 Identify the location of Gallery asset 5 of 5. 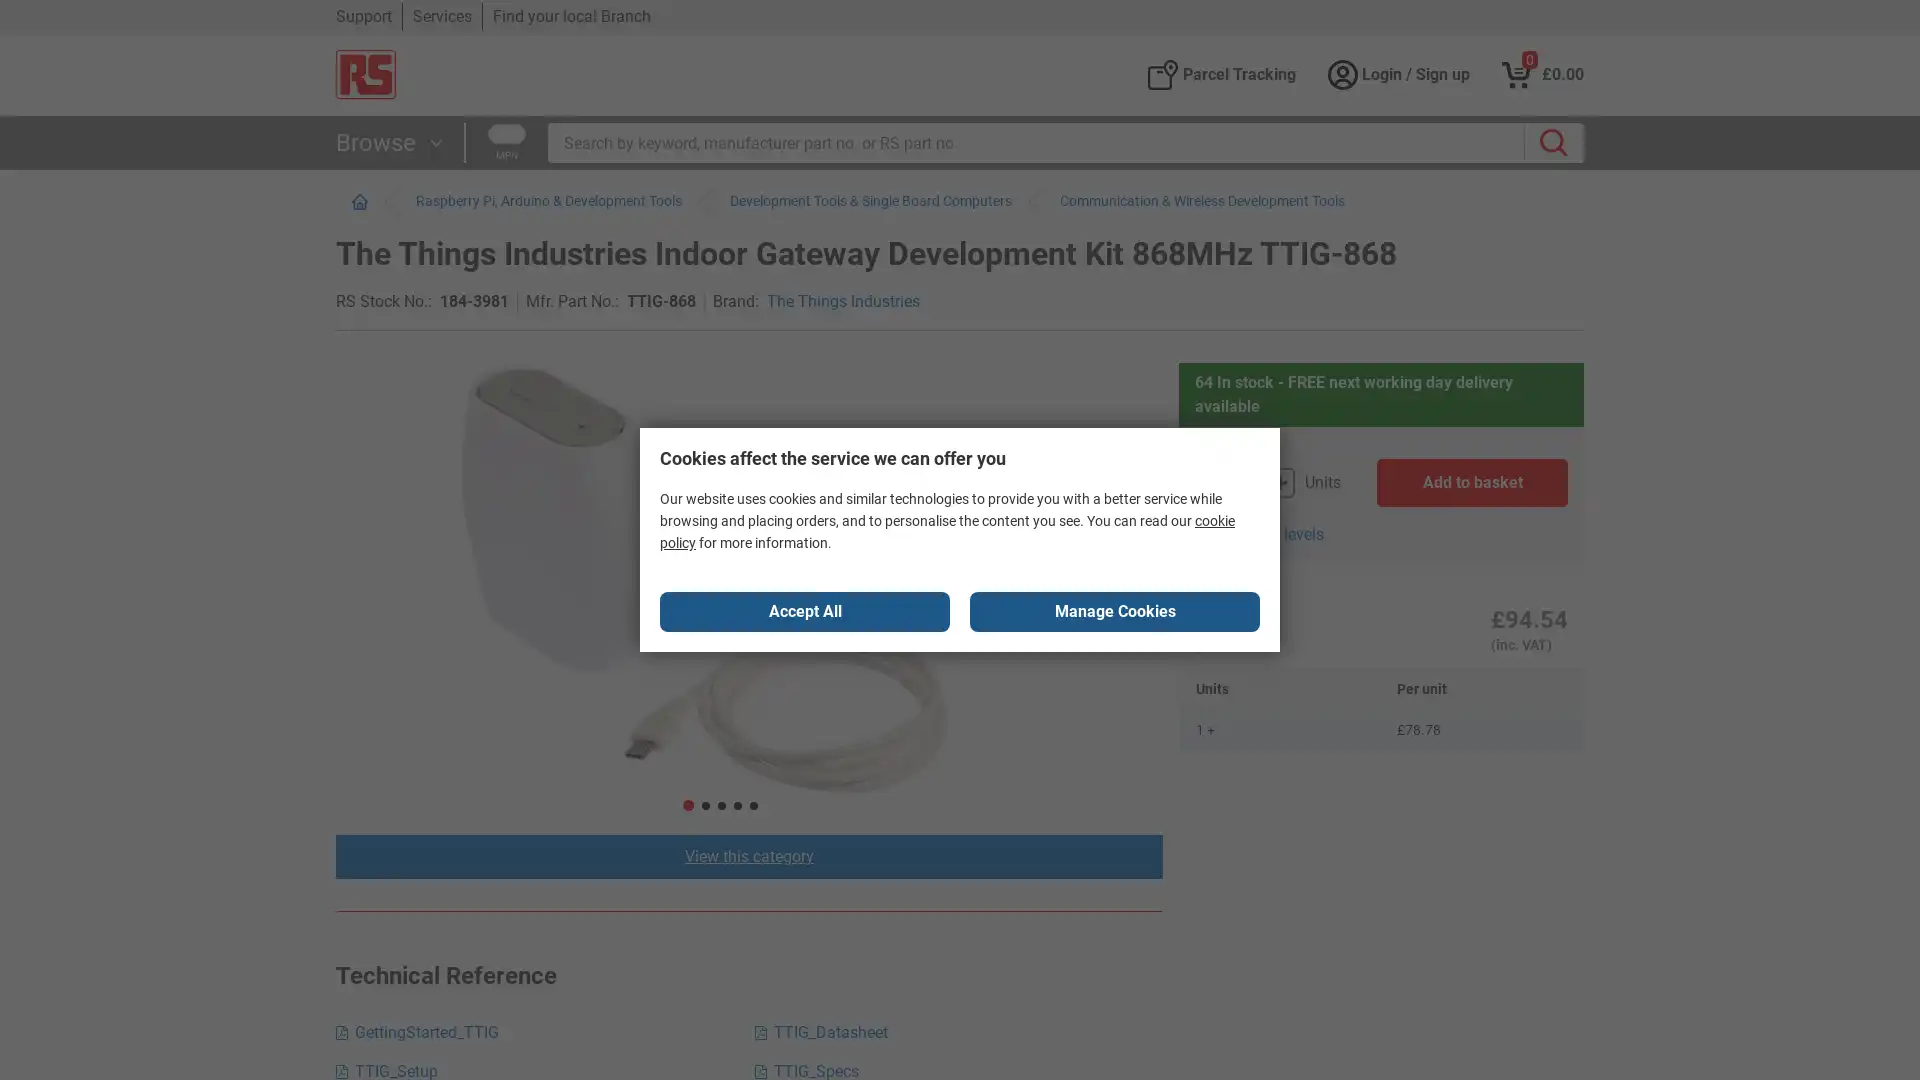
(807, 562).